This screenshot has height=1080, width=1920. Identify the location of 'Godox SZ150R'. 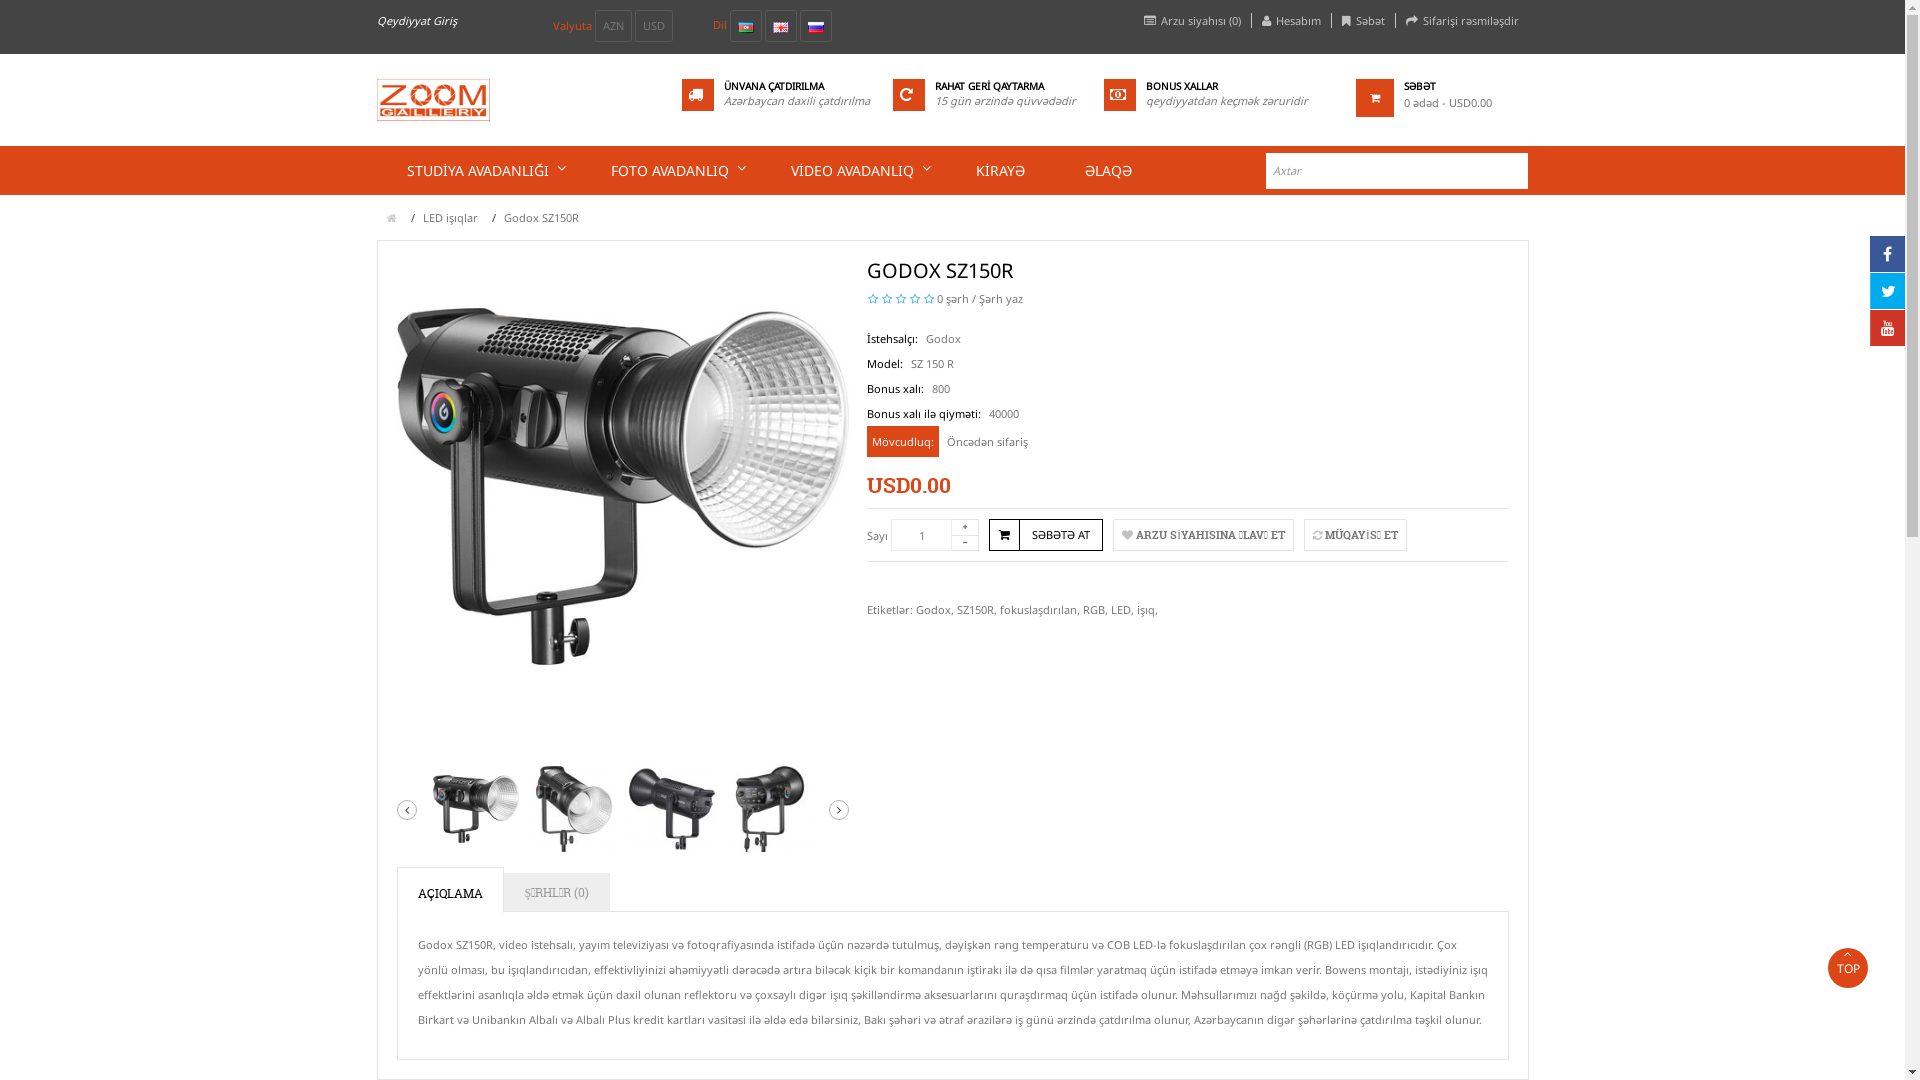
(672, 808).